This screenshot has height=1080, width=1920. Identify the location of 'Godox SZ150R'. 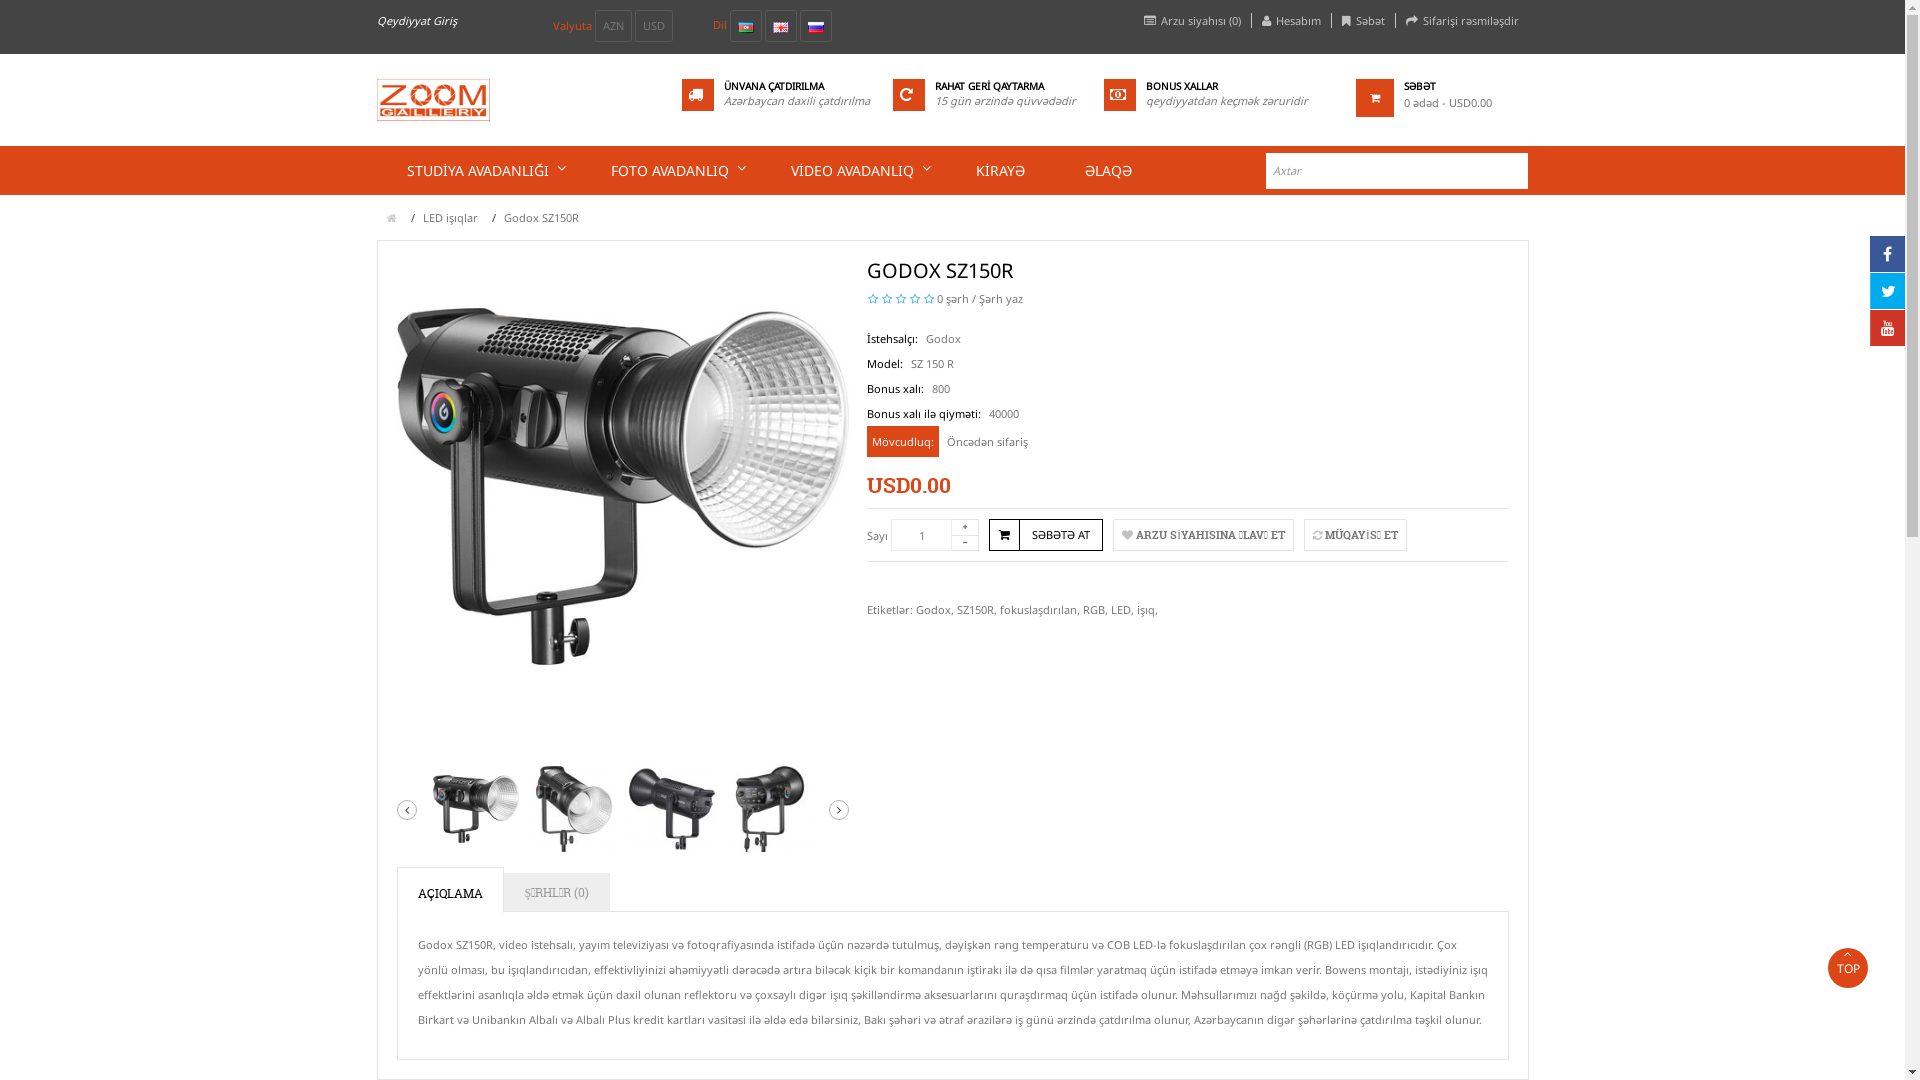
(672, 808).